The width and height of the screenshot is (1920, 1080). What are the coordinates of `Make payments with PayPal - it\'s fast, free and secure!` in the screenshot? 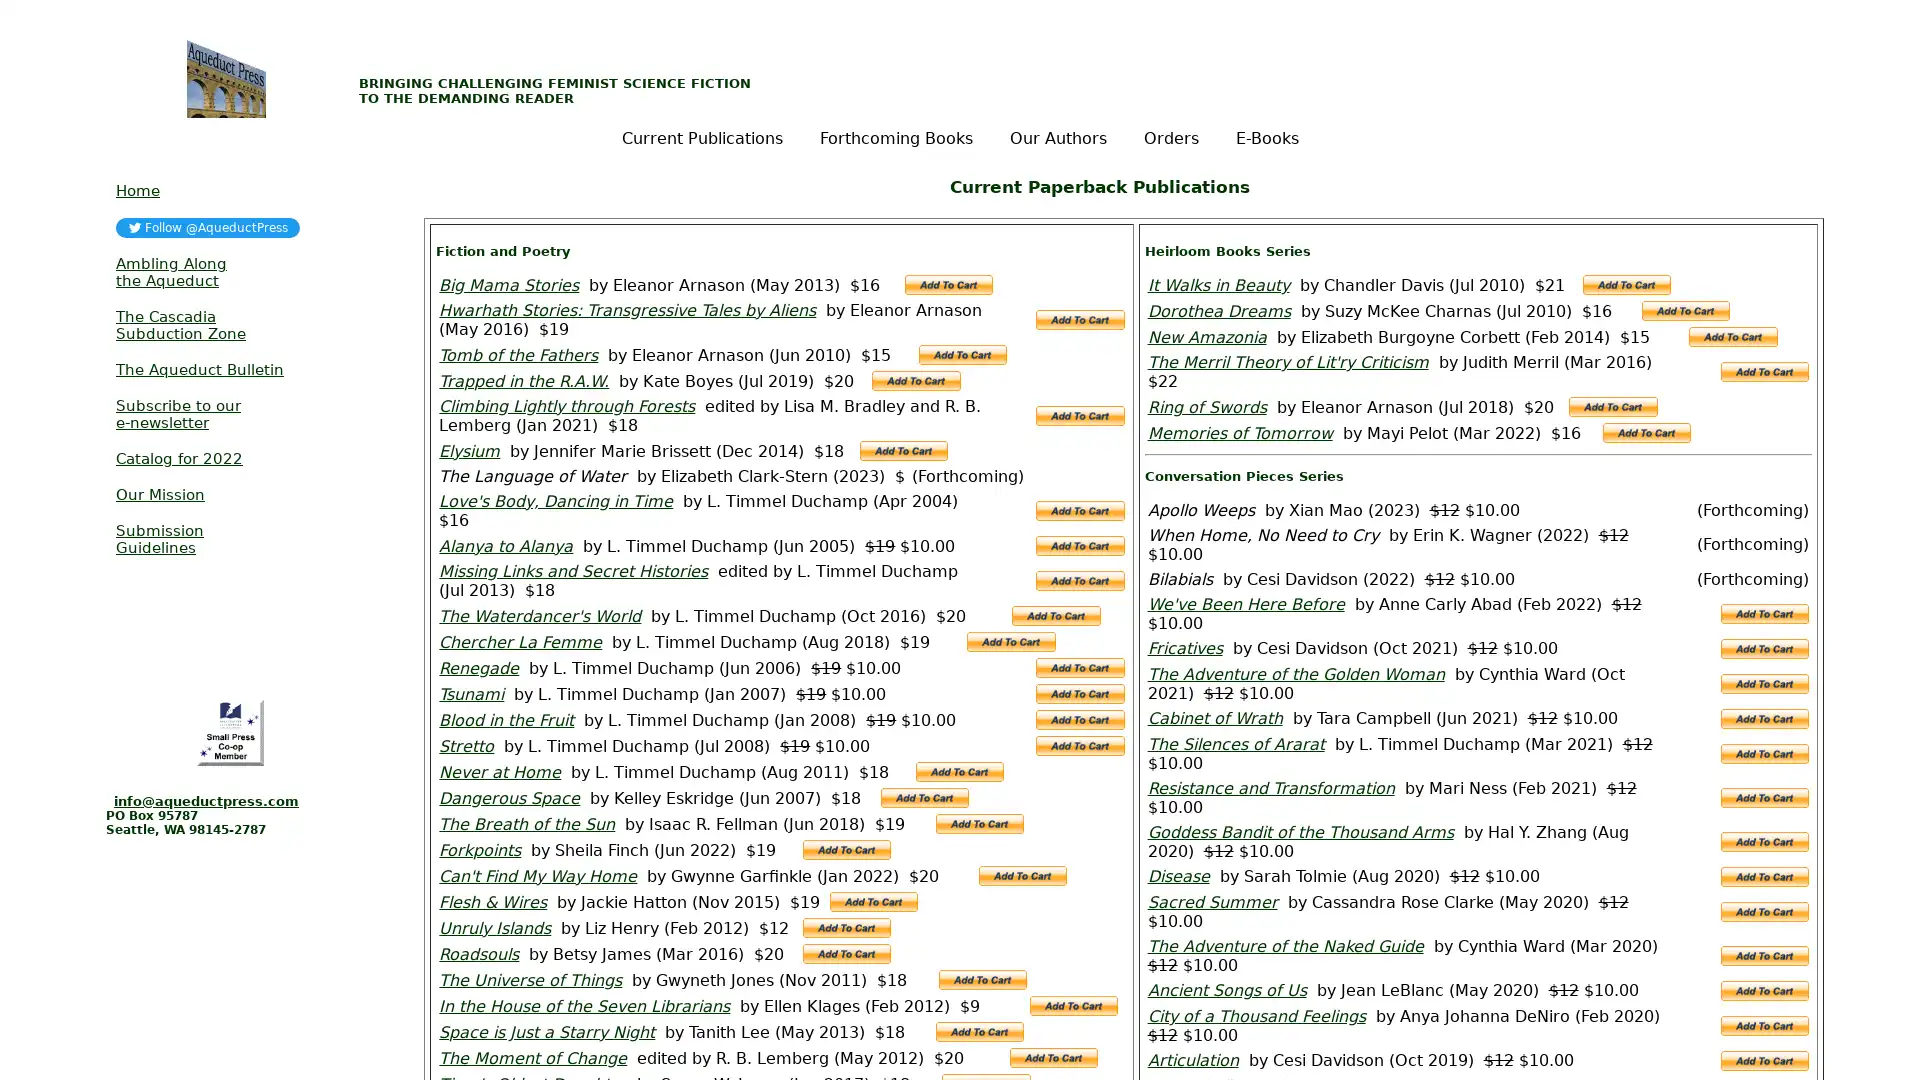 It's located at (1731, 335).